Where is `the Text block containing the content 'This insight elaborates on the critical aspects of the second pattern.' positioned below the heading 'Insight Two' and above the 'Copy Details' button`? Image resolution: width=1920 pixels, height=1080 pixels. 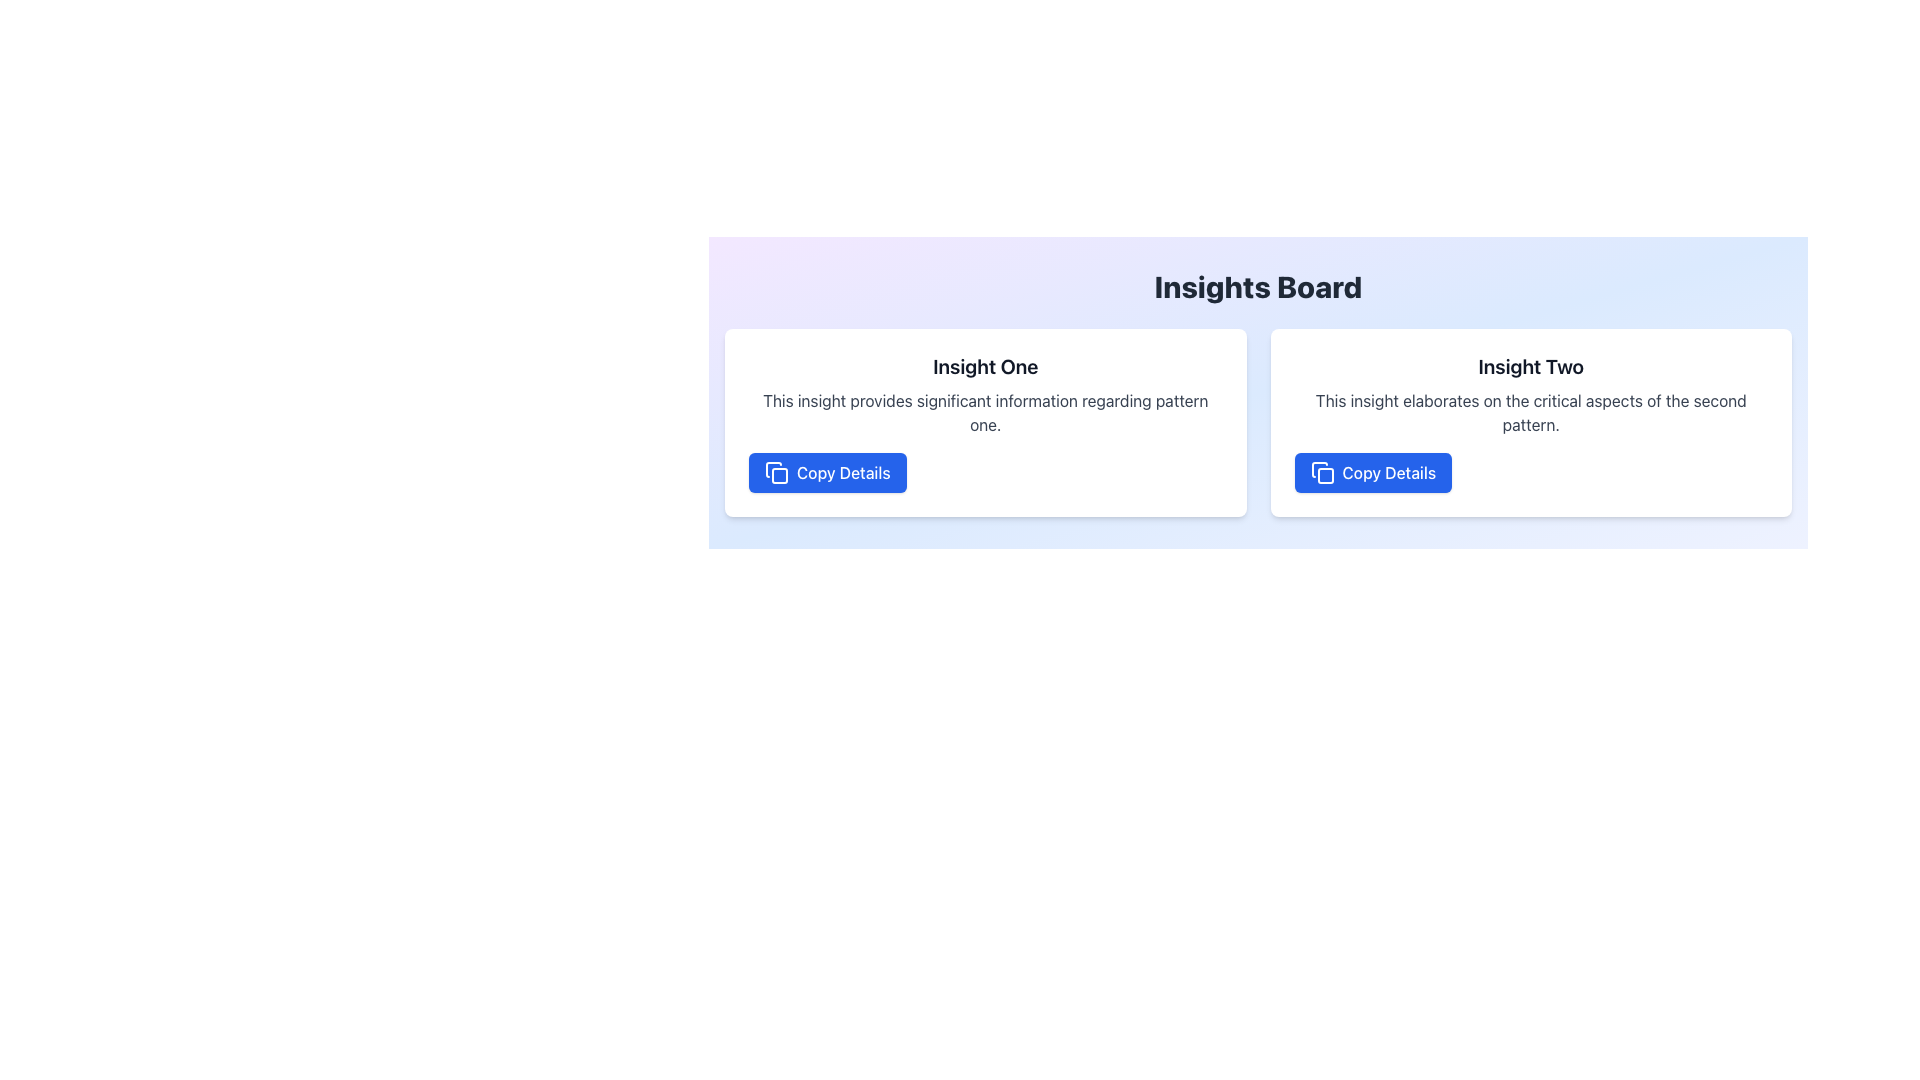
the Text block containing the content 'This insight elaborates on the critical aspects of the second pattern.' positioned below the heading 'Insight Two' and above the 'Copy Details' button is located at coordinates (1530, 411).